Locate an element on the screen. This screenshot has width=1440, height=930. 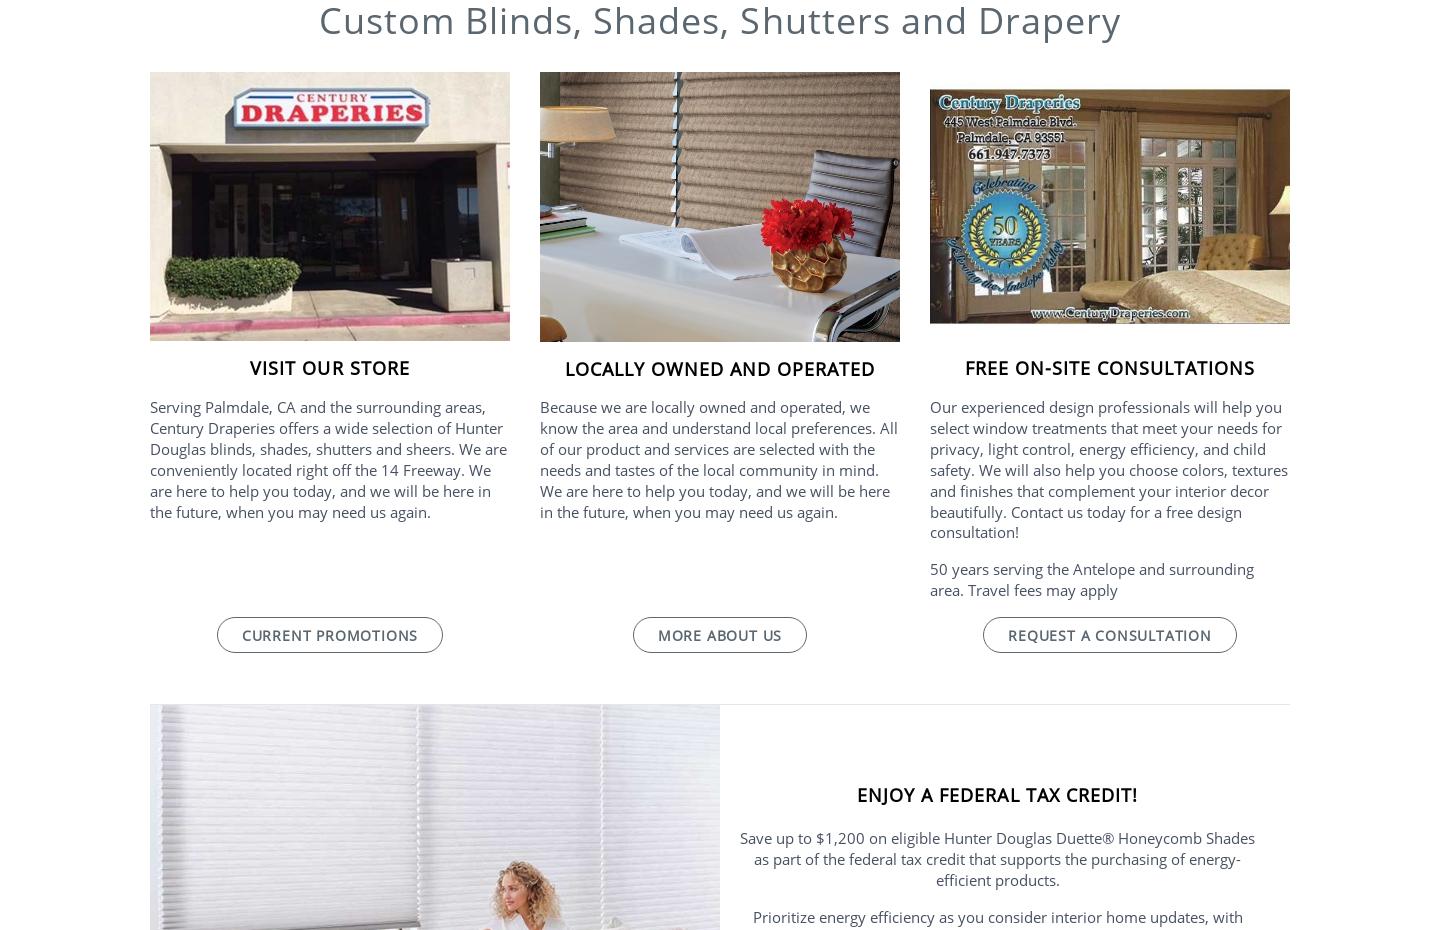
'Request a consultation' is located at coordinates (1006, 633).